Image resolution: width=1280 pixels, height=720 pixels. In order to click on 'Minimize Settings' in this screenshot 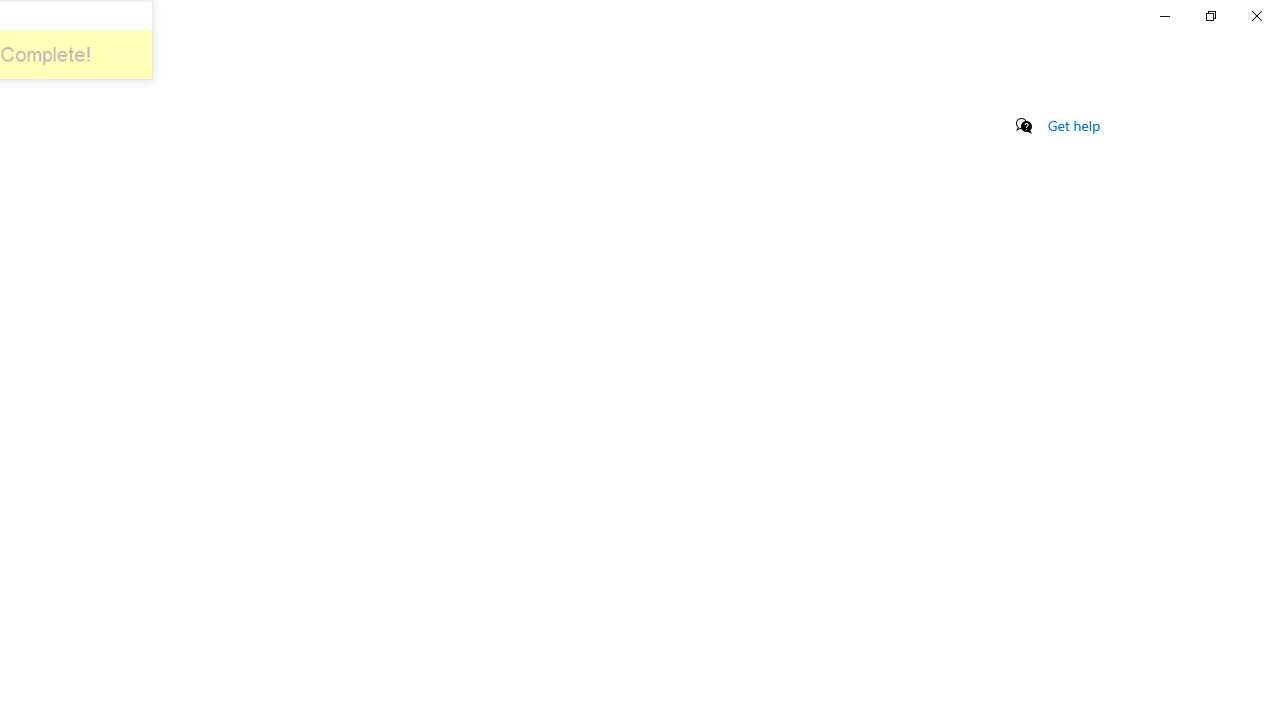, I will do `click(1164, 15)`.